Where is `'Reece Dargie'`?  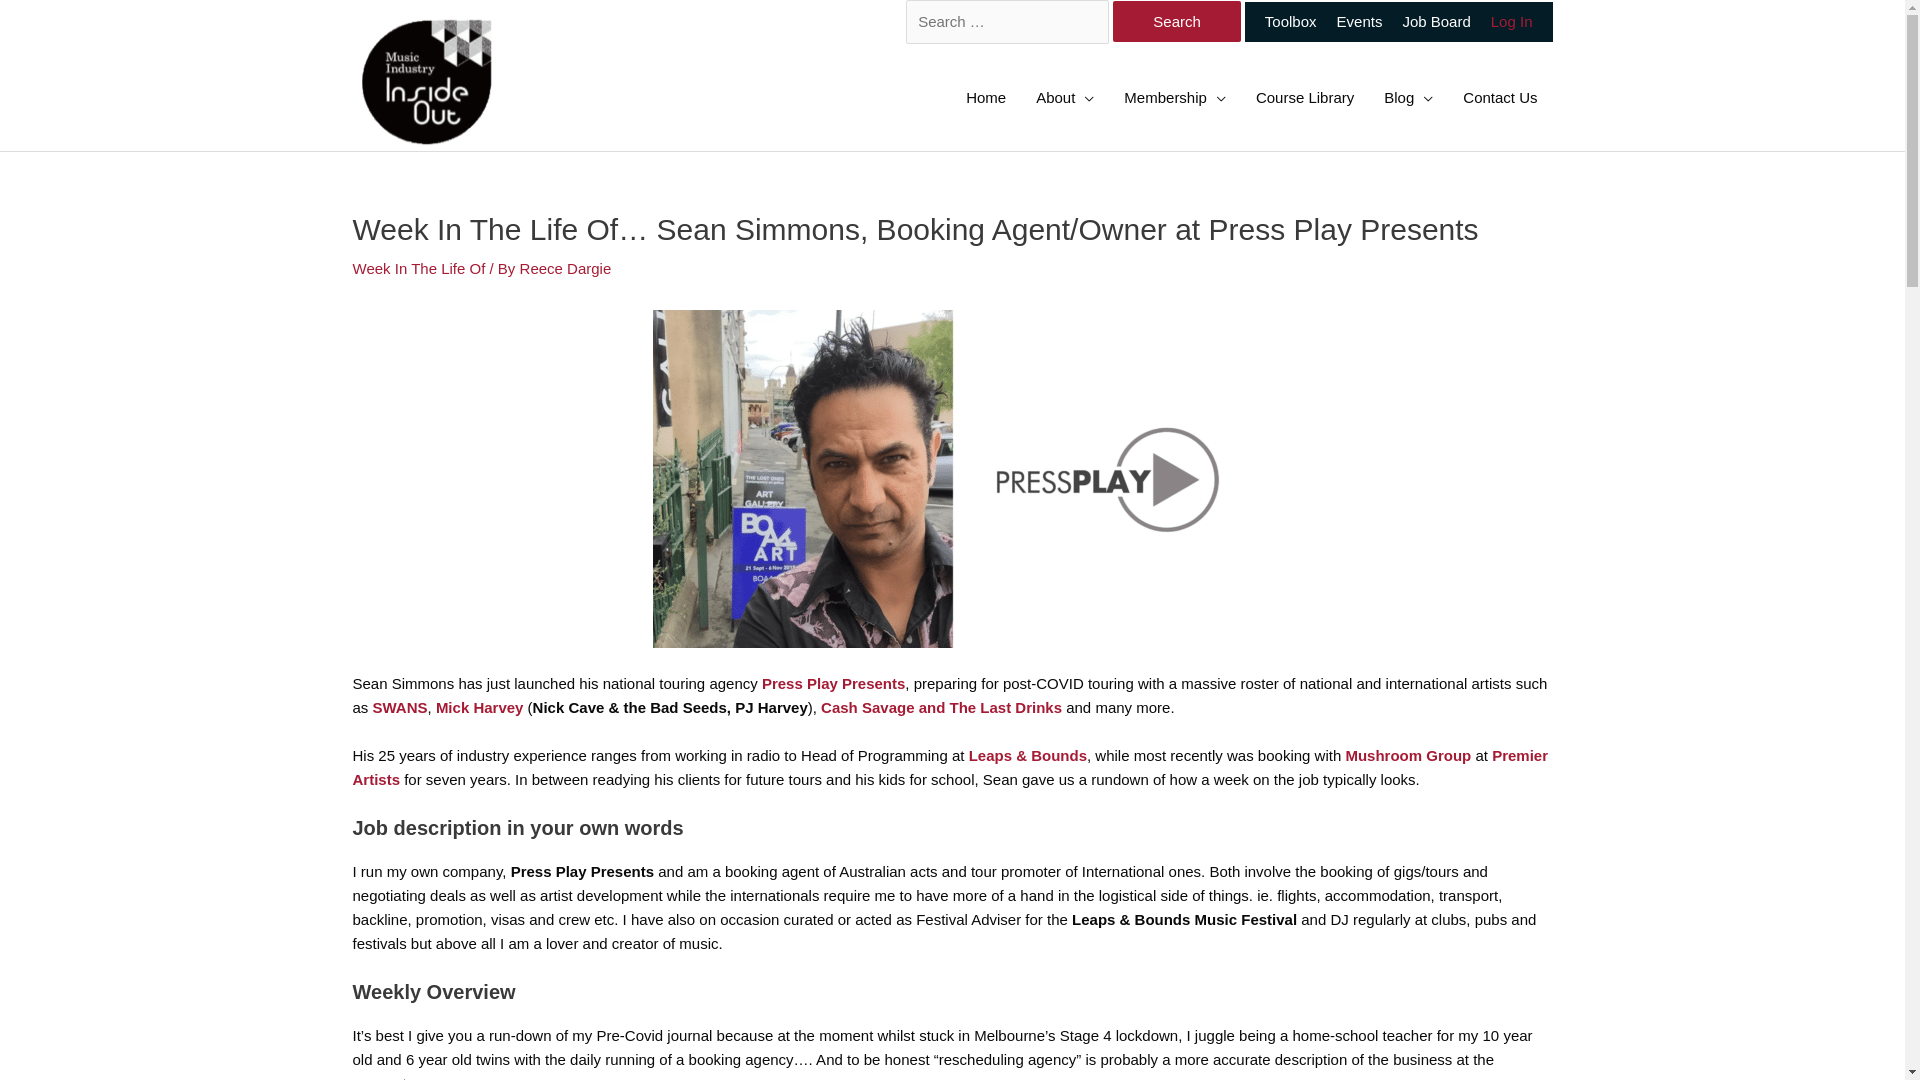 'Reece Dargie' is located at coordinates (565, 267).